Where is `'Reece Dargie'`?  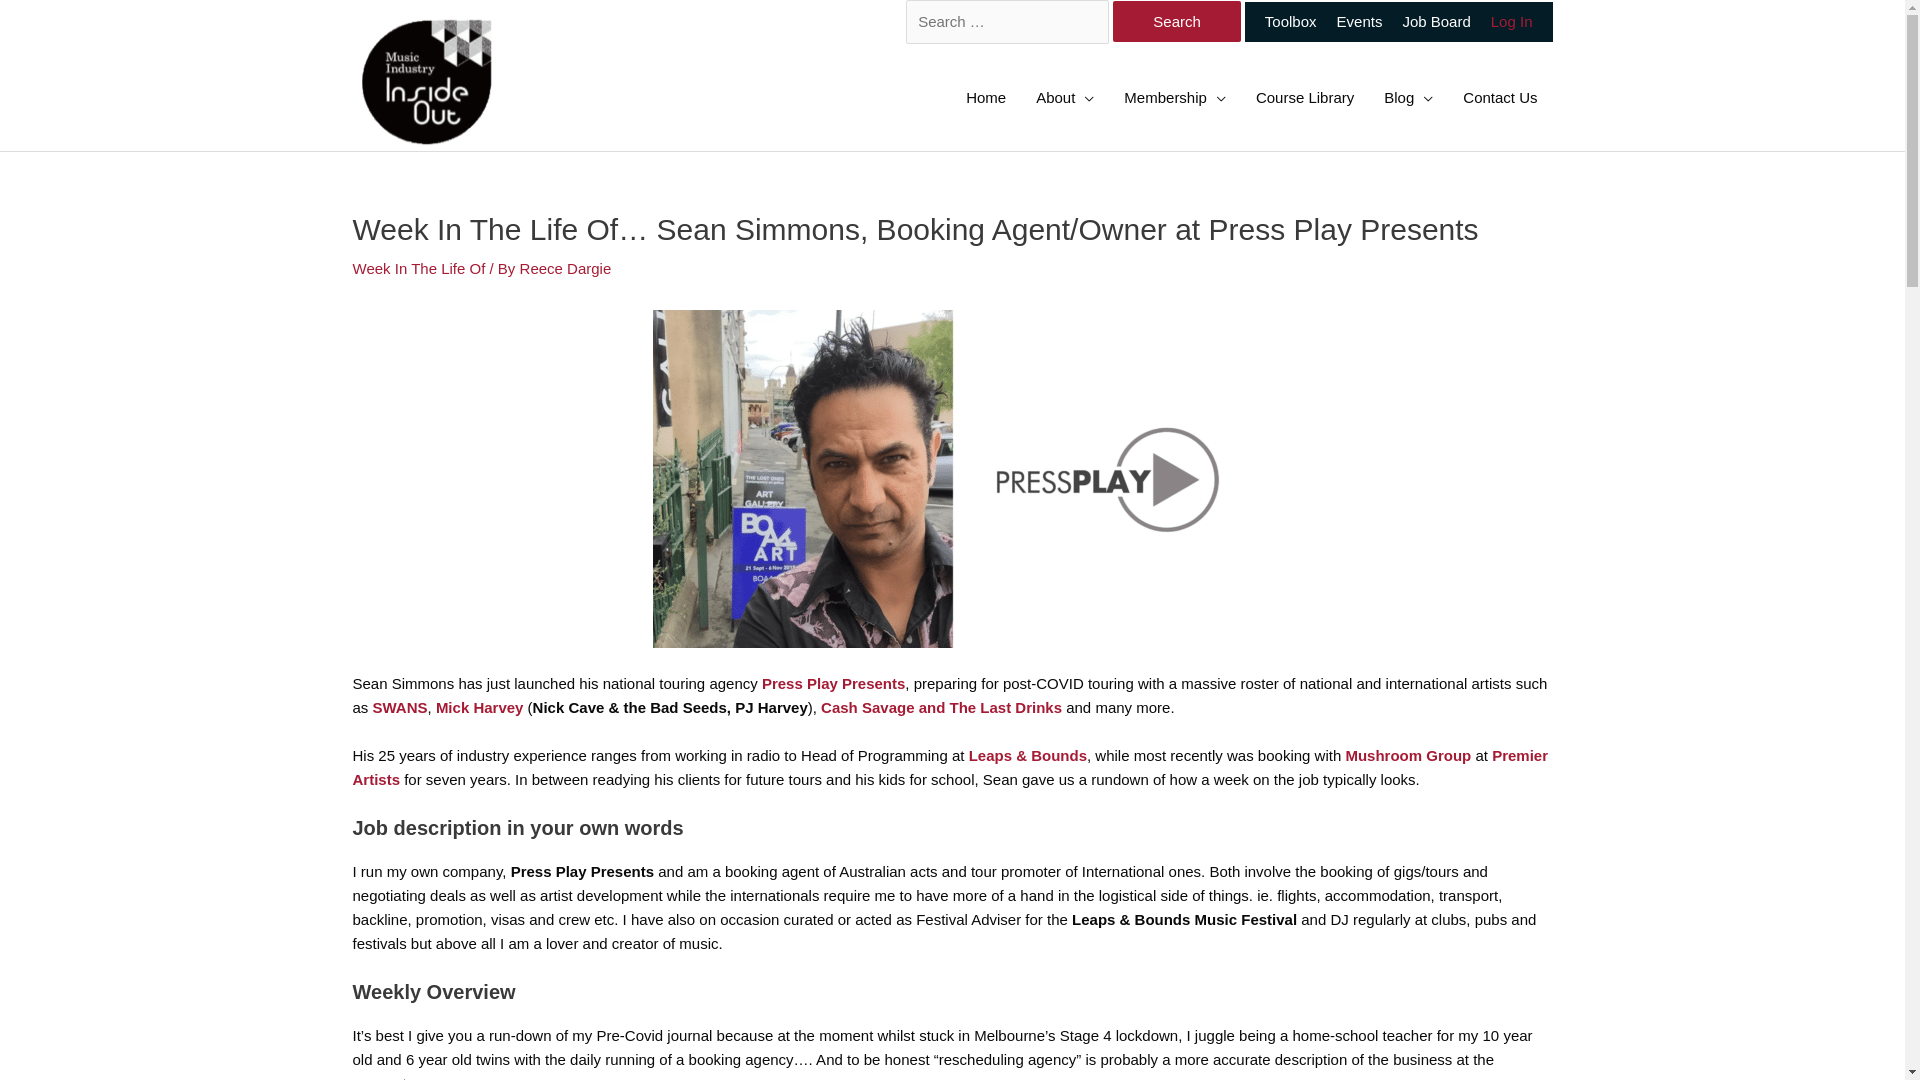 'Reece Dargie' is located at coordinates (565, 267).